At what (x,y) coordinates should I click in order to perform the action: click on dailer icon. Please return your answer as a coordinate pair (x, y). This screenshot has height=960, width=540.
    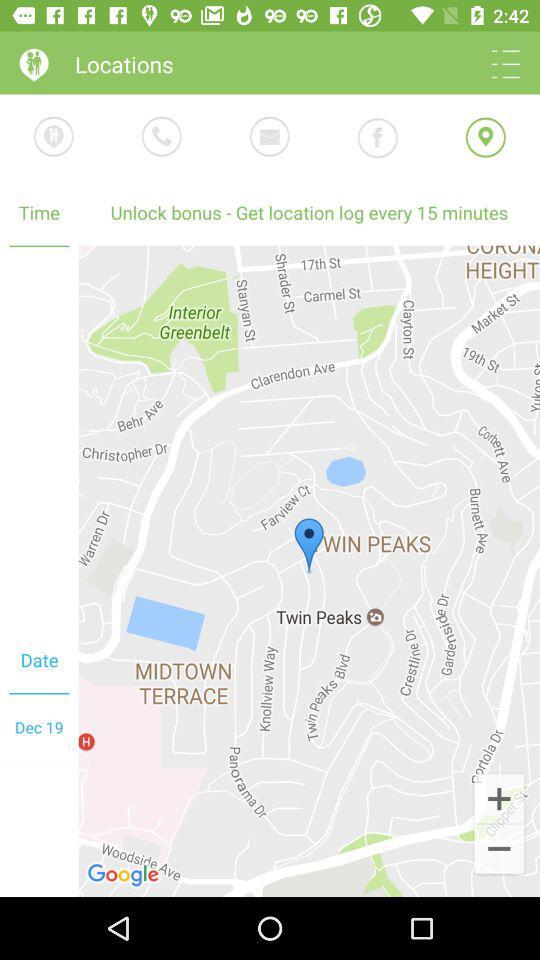
    Looking at the image, I should click on (161, 135).